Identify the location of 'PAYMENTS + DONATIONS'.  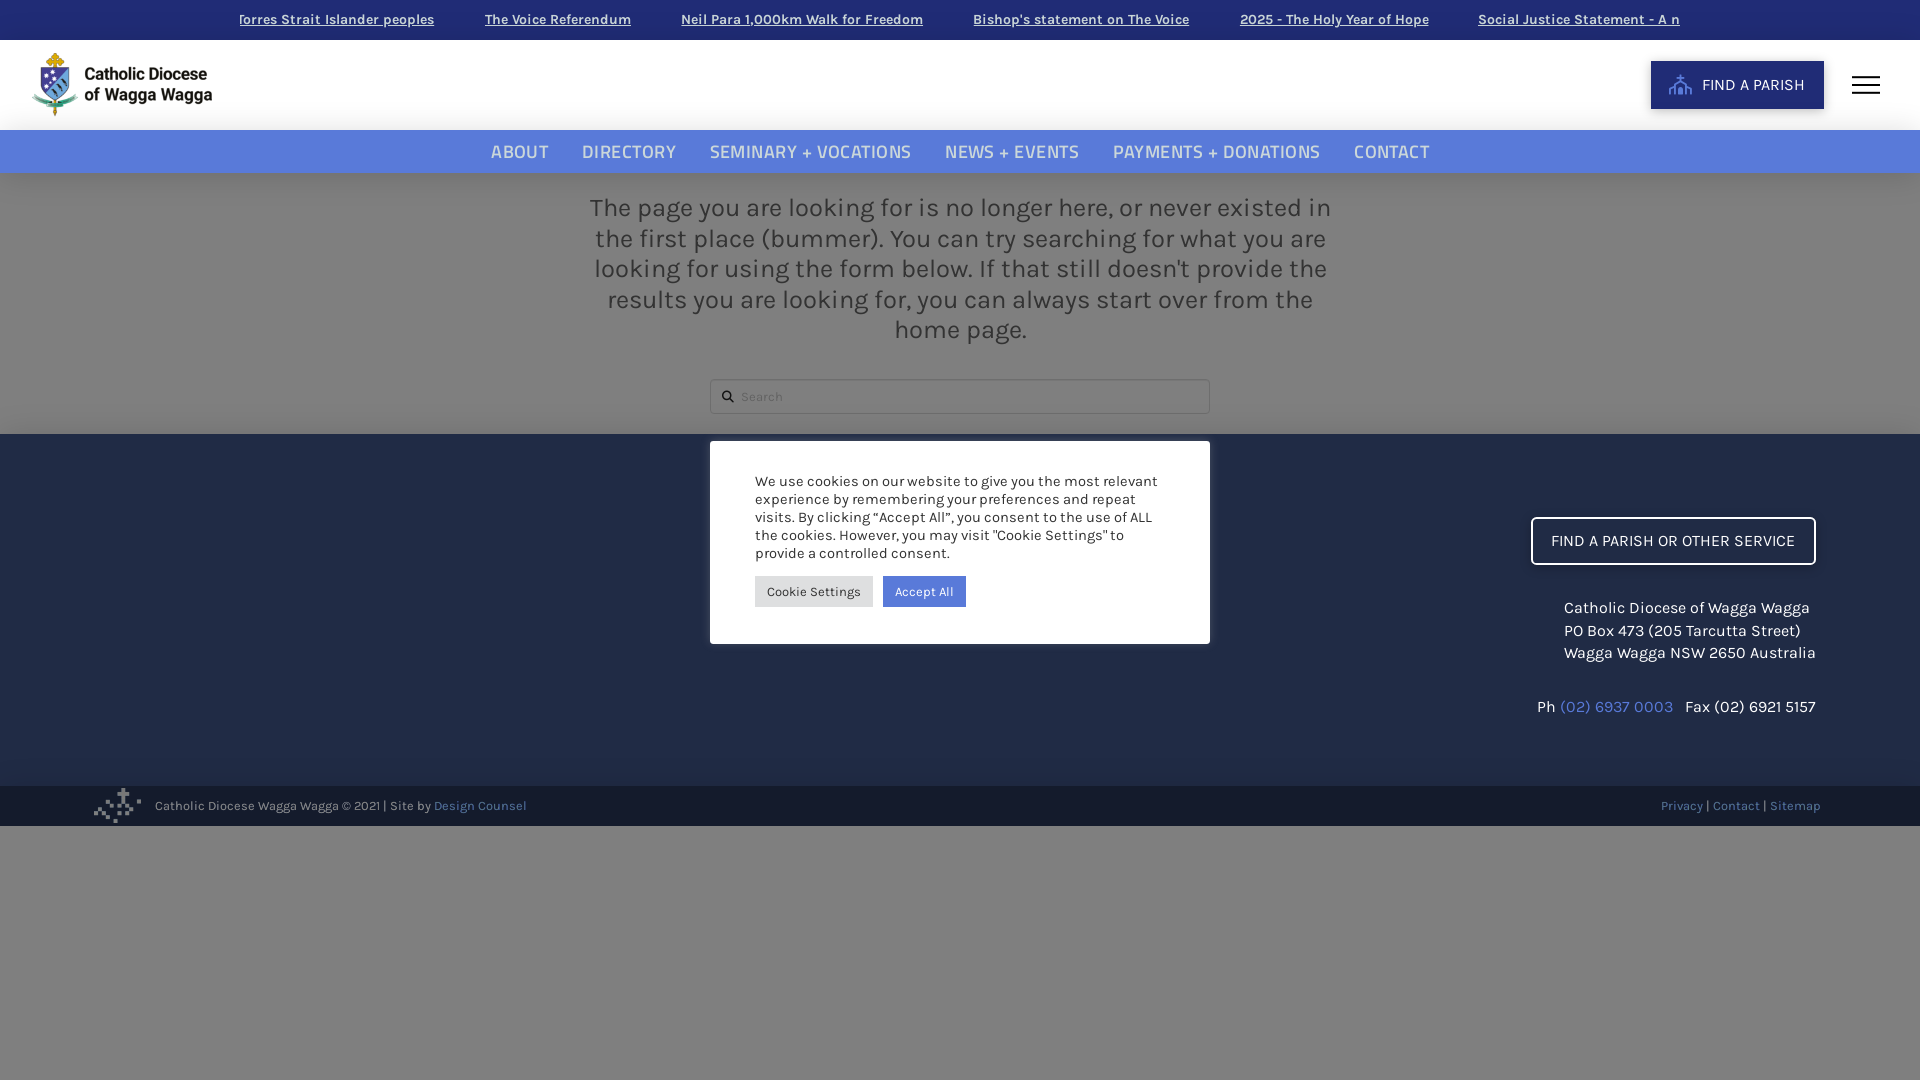
(1216, 150).